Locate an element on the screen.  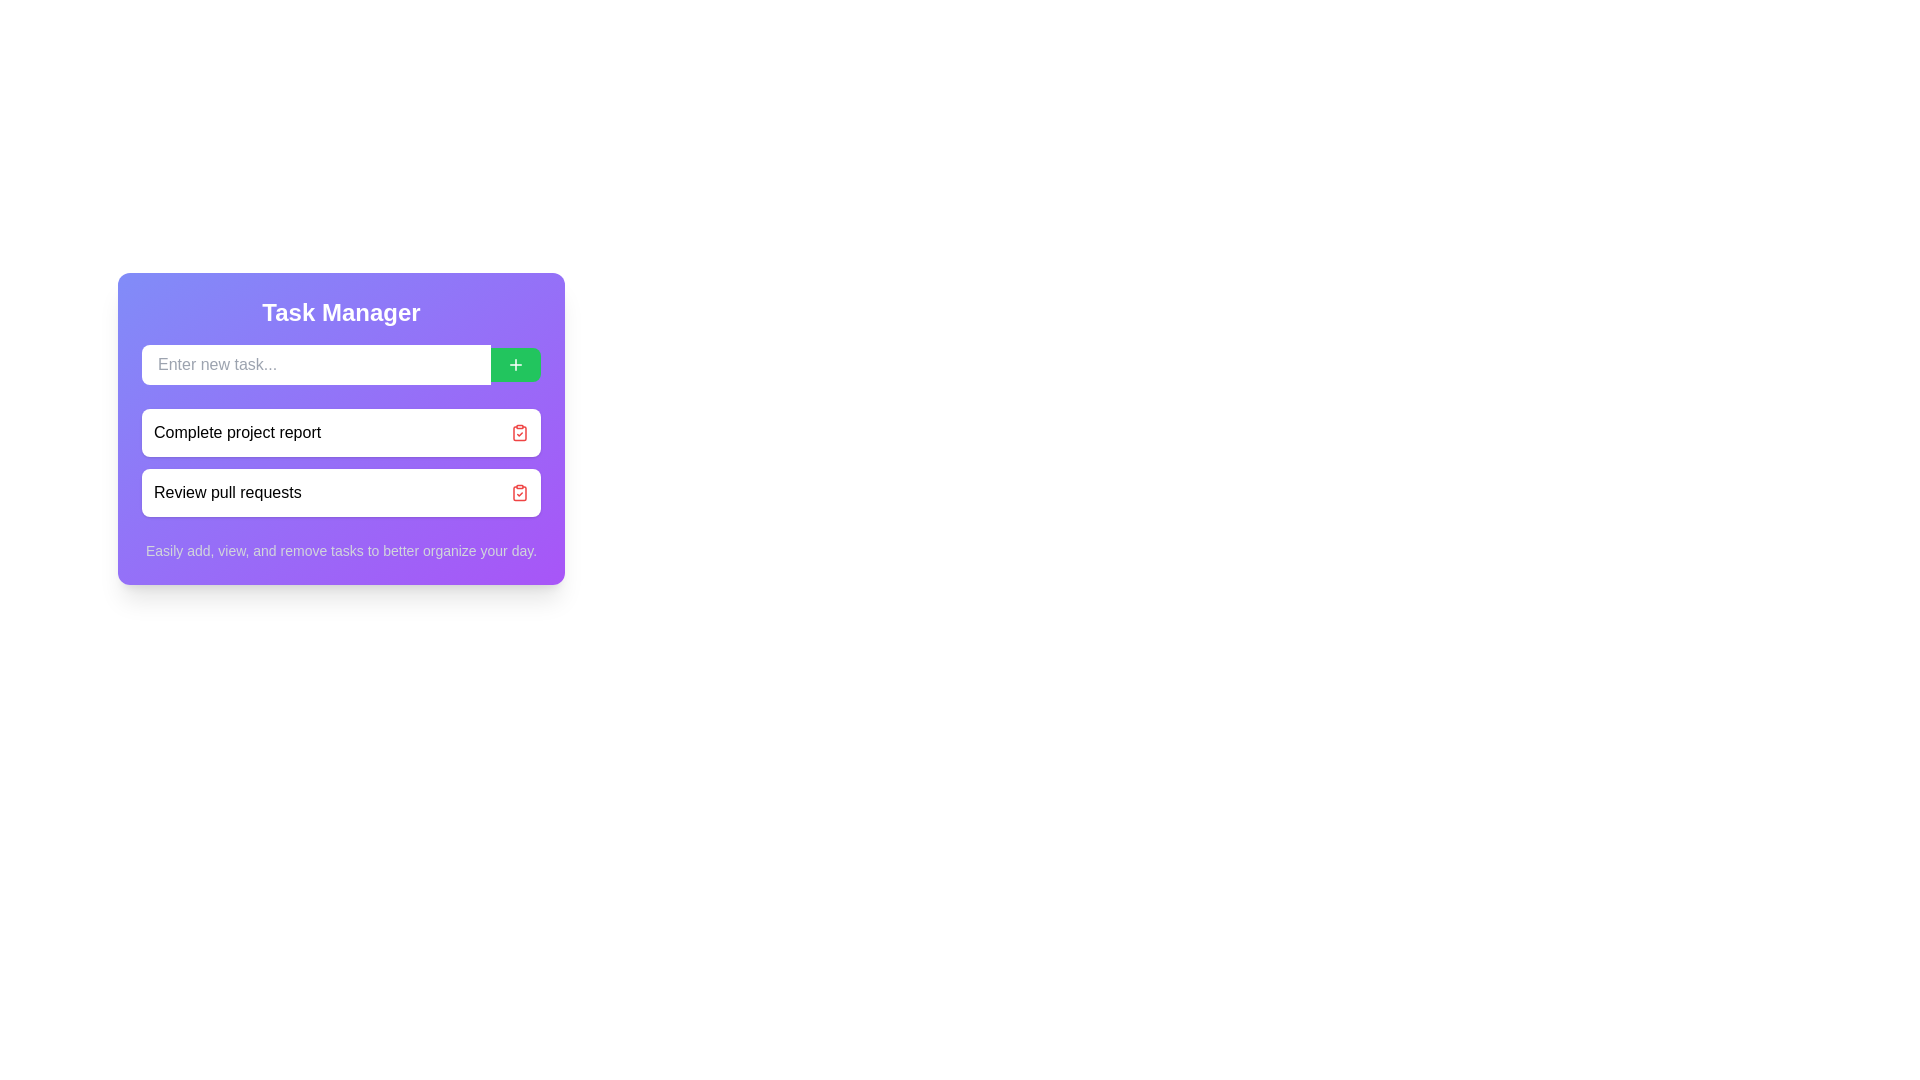
the delete icon adjacent to the bold text tasks in the actionable items list is located at coordinates (341, 462).